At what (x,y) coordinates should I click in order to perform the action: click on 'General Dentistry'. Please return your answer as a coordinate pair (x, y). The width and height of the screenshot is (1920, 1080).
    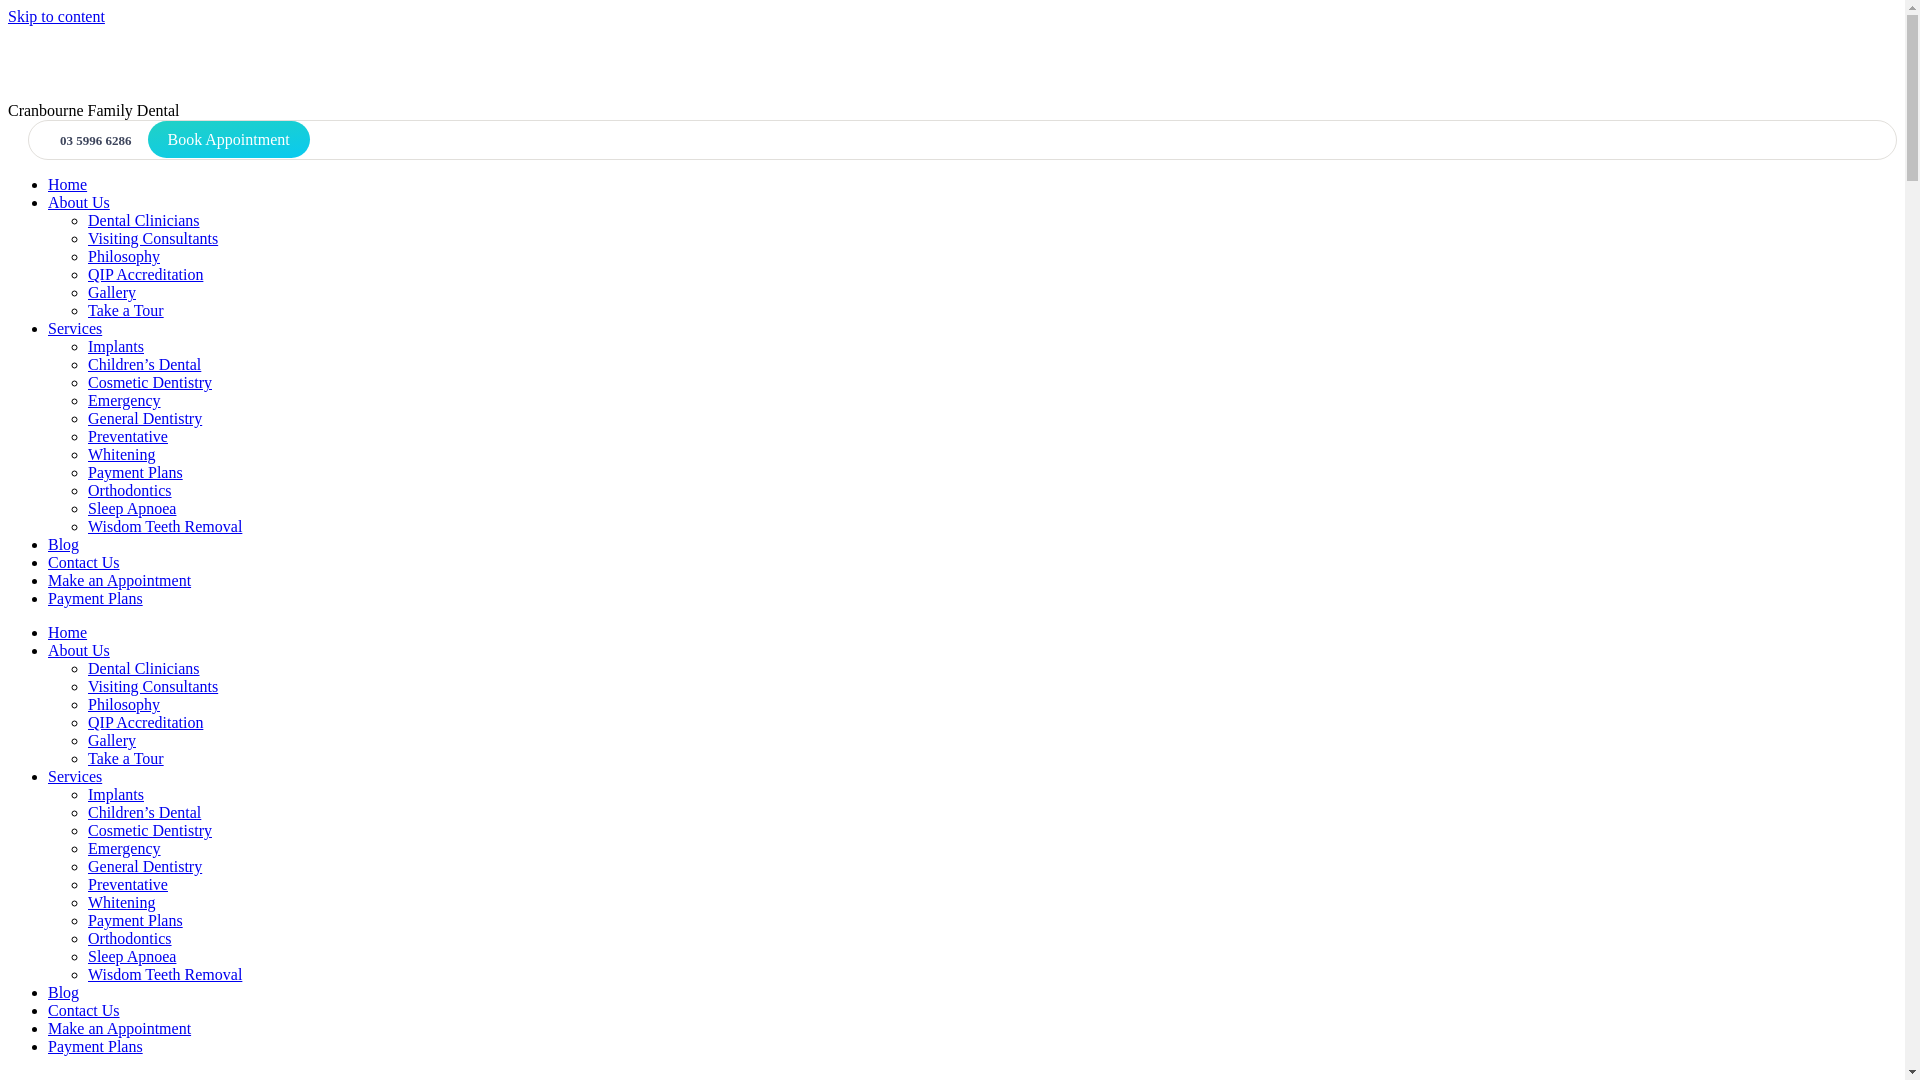
    Looking at the image, I should click on (143, 865).